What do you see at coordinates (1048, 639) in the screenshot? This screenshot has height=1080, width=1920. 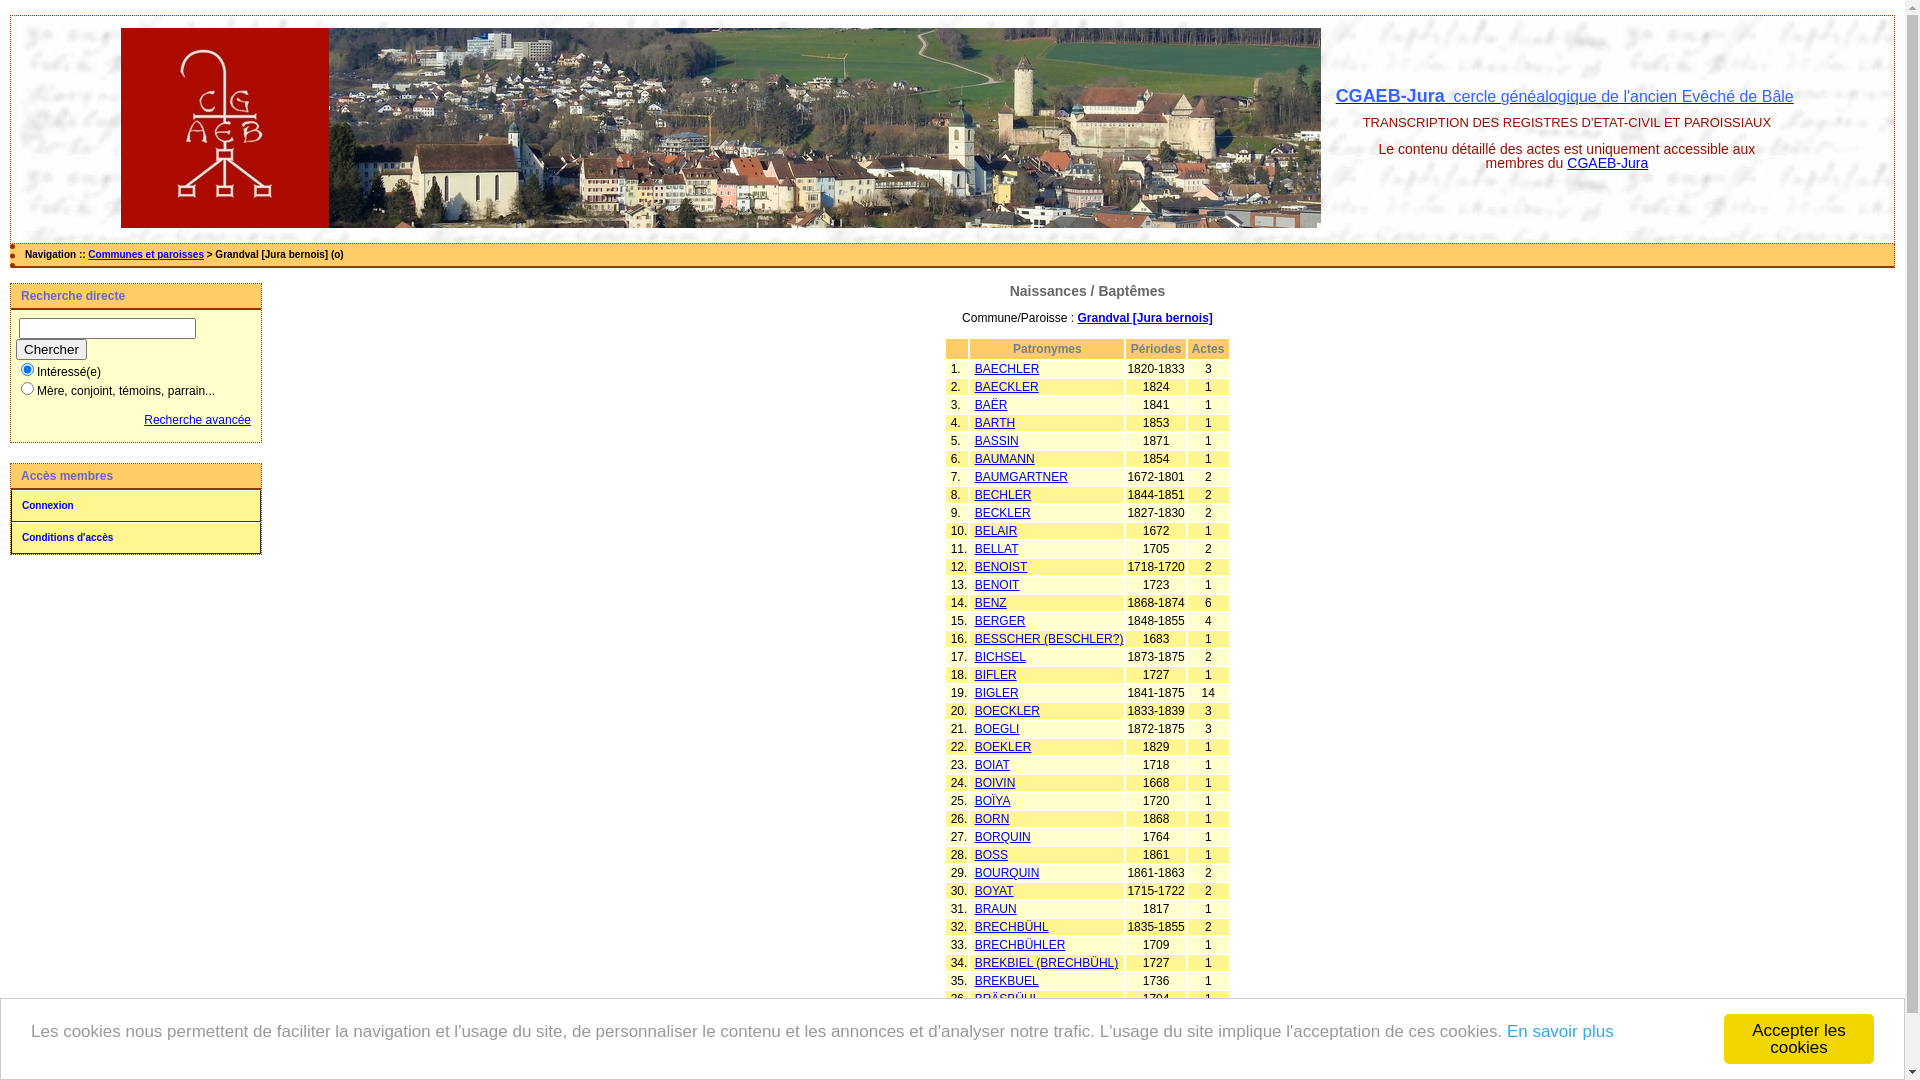 I see `'BESSCHER (BESCHLER?)'` at bounding box center [1048, 639].